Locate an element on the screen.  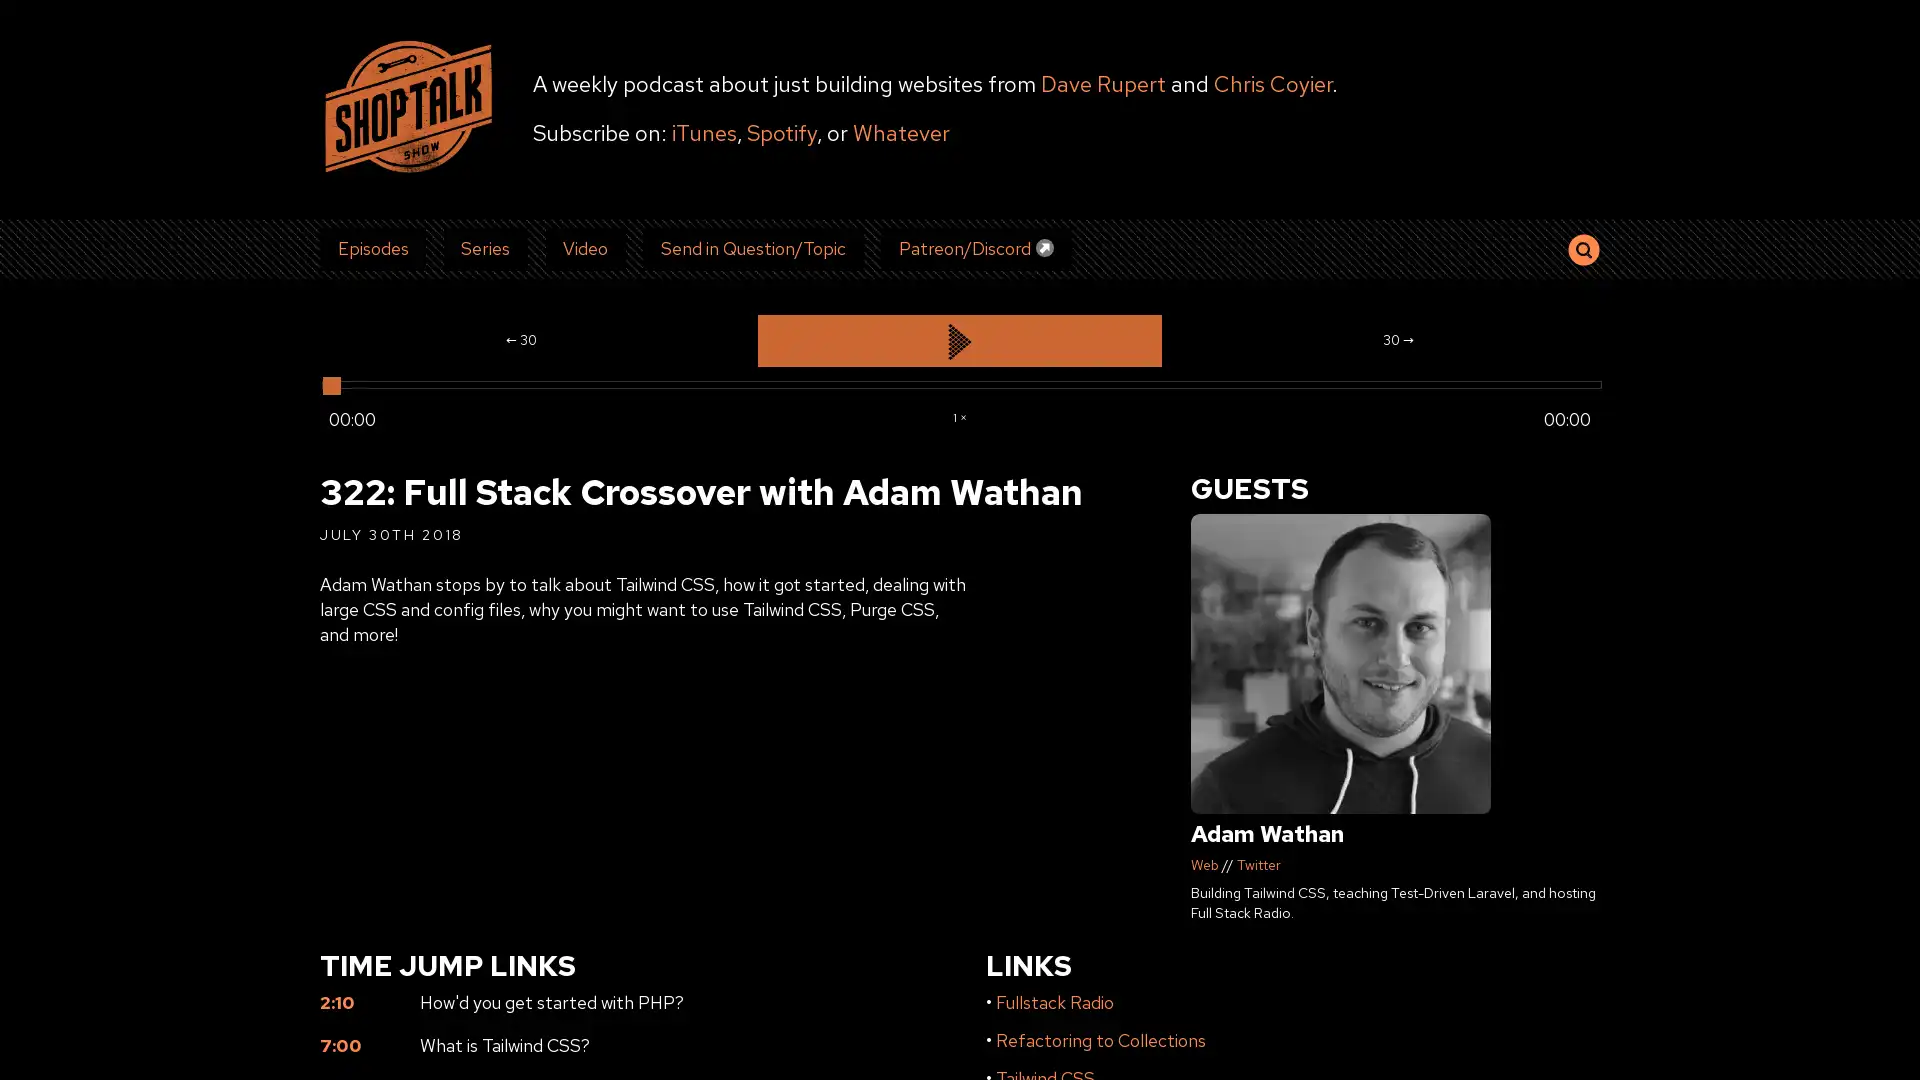
Play is located at coordinates (958, 339).